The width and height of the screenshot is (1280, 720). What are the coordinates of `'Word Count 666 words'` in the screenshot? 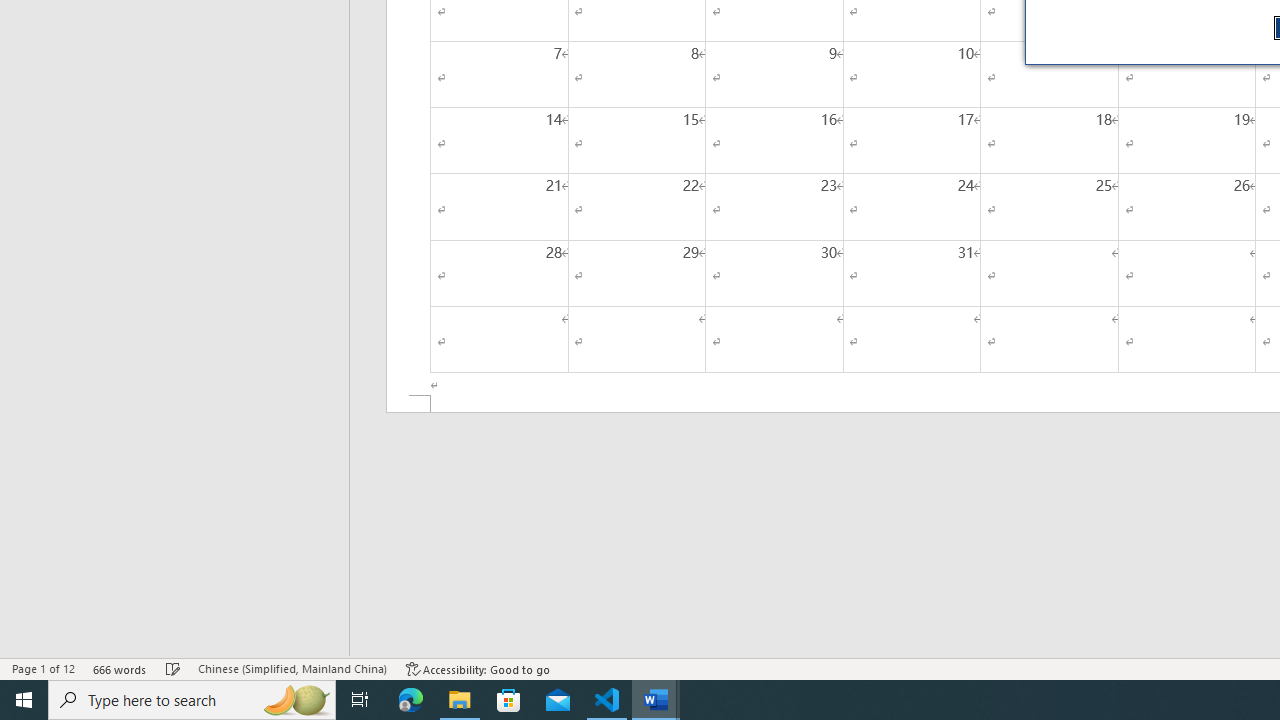 It's located at (119, 669).